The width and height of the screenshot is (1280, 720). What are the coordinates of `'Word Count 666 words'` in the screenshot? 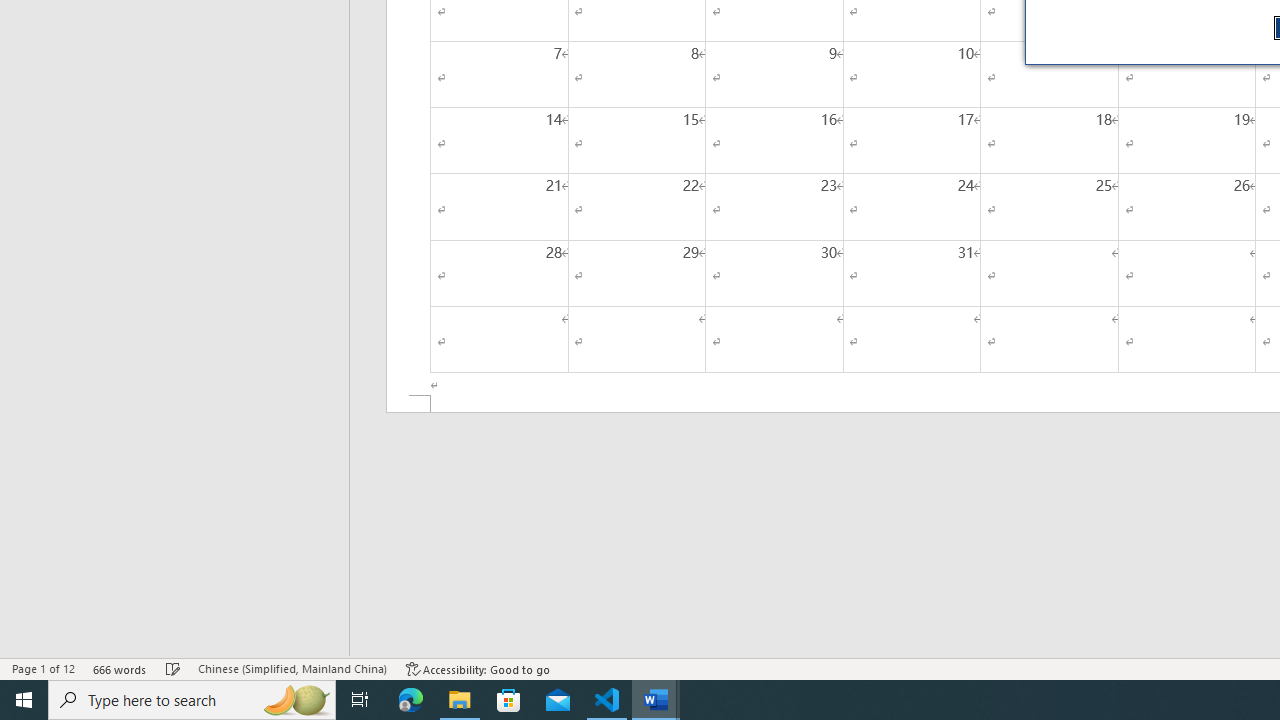 It's located at (119, 669).